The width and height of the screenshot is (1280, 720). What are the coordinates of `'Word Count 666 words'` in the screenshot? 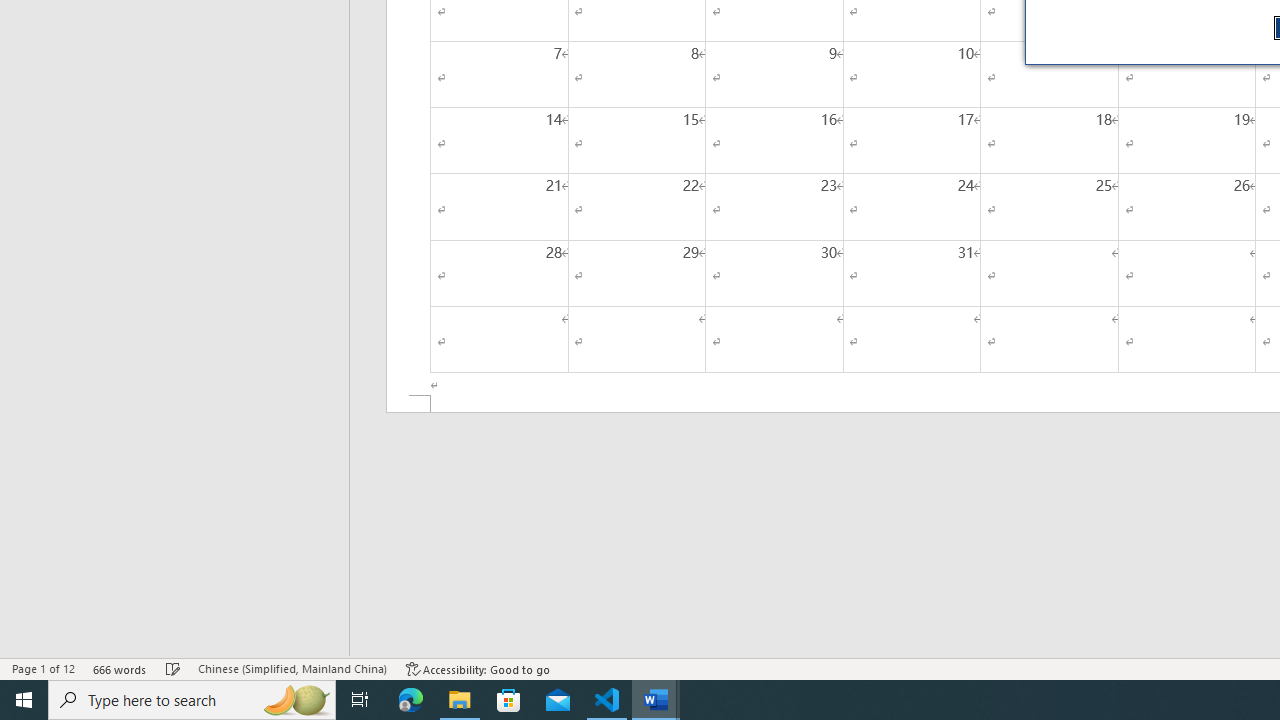 It's located at (119, 669).